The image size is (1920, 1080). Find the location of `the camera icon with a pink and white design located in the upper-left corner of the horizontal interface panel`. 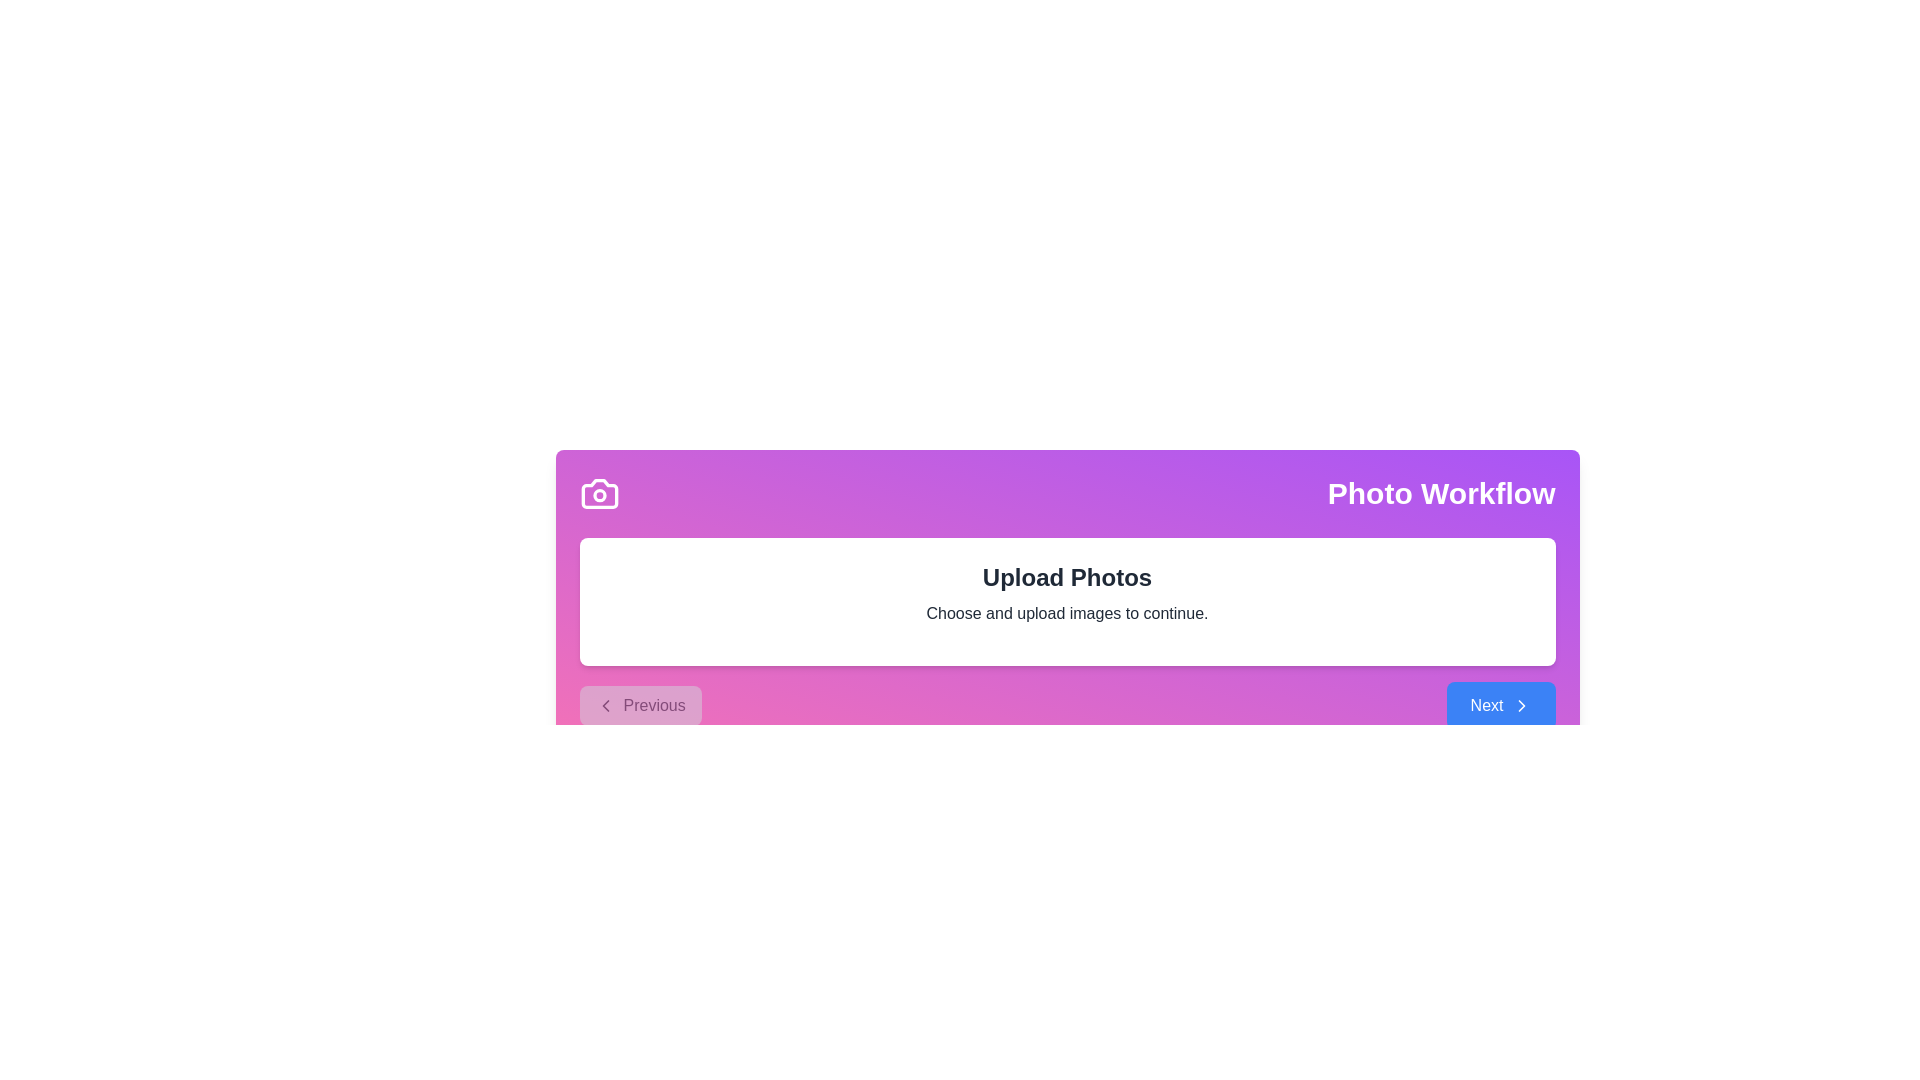

the camera icon with a pink and white design located in the upper-left corner of the horizontal interface panel is located at coordinates (598, 493).